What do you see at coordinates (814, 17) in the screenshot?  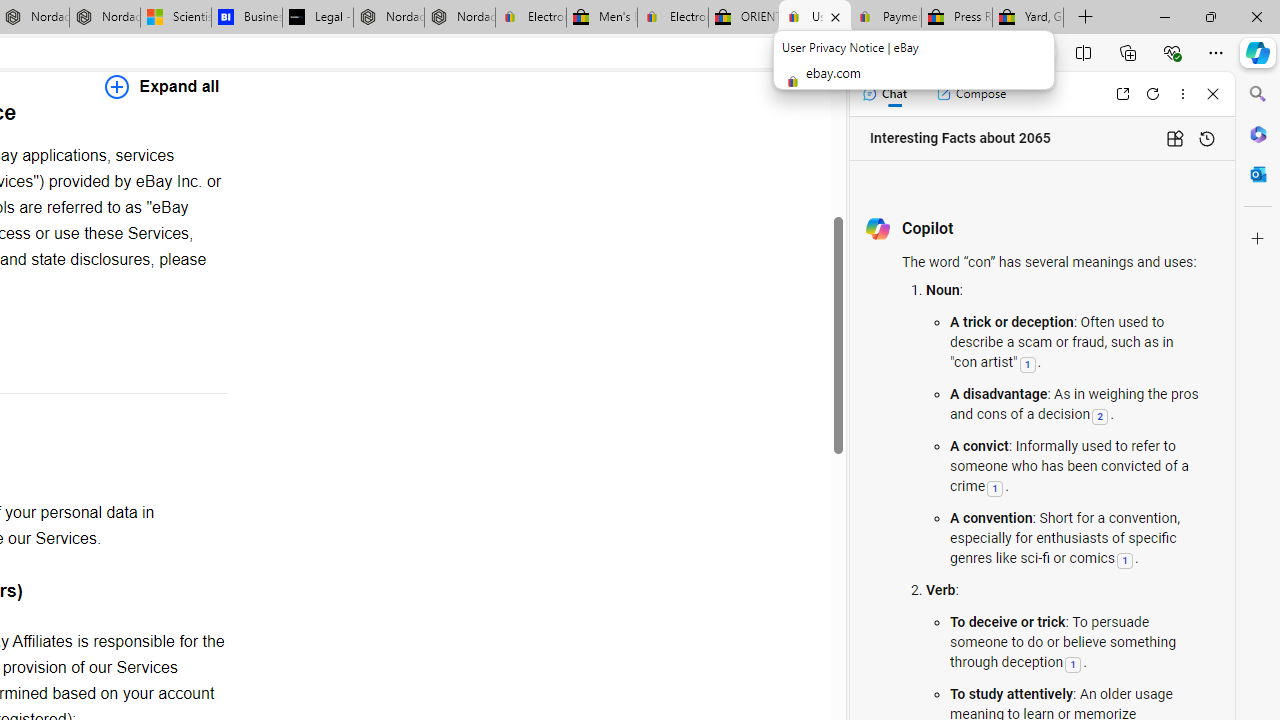 I see `'User Privacy Notice | eBay'` at bounding box center [814, 17].